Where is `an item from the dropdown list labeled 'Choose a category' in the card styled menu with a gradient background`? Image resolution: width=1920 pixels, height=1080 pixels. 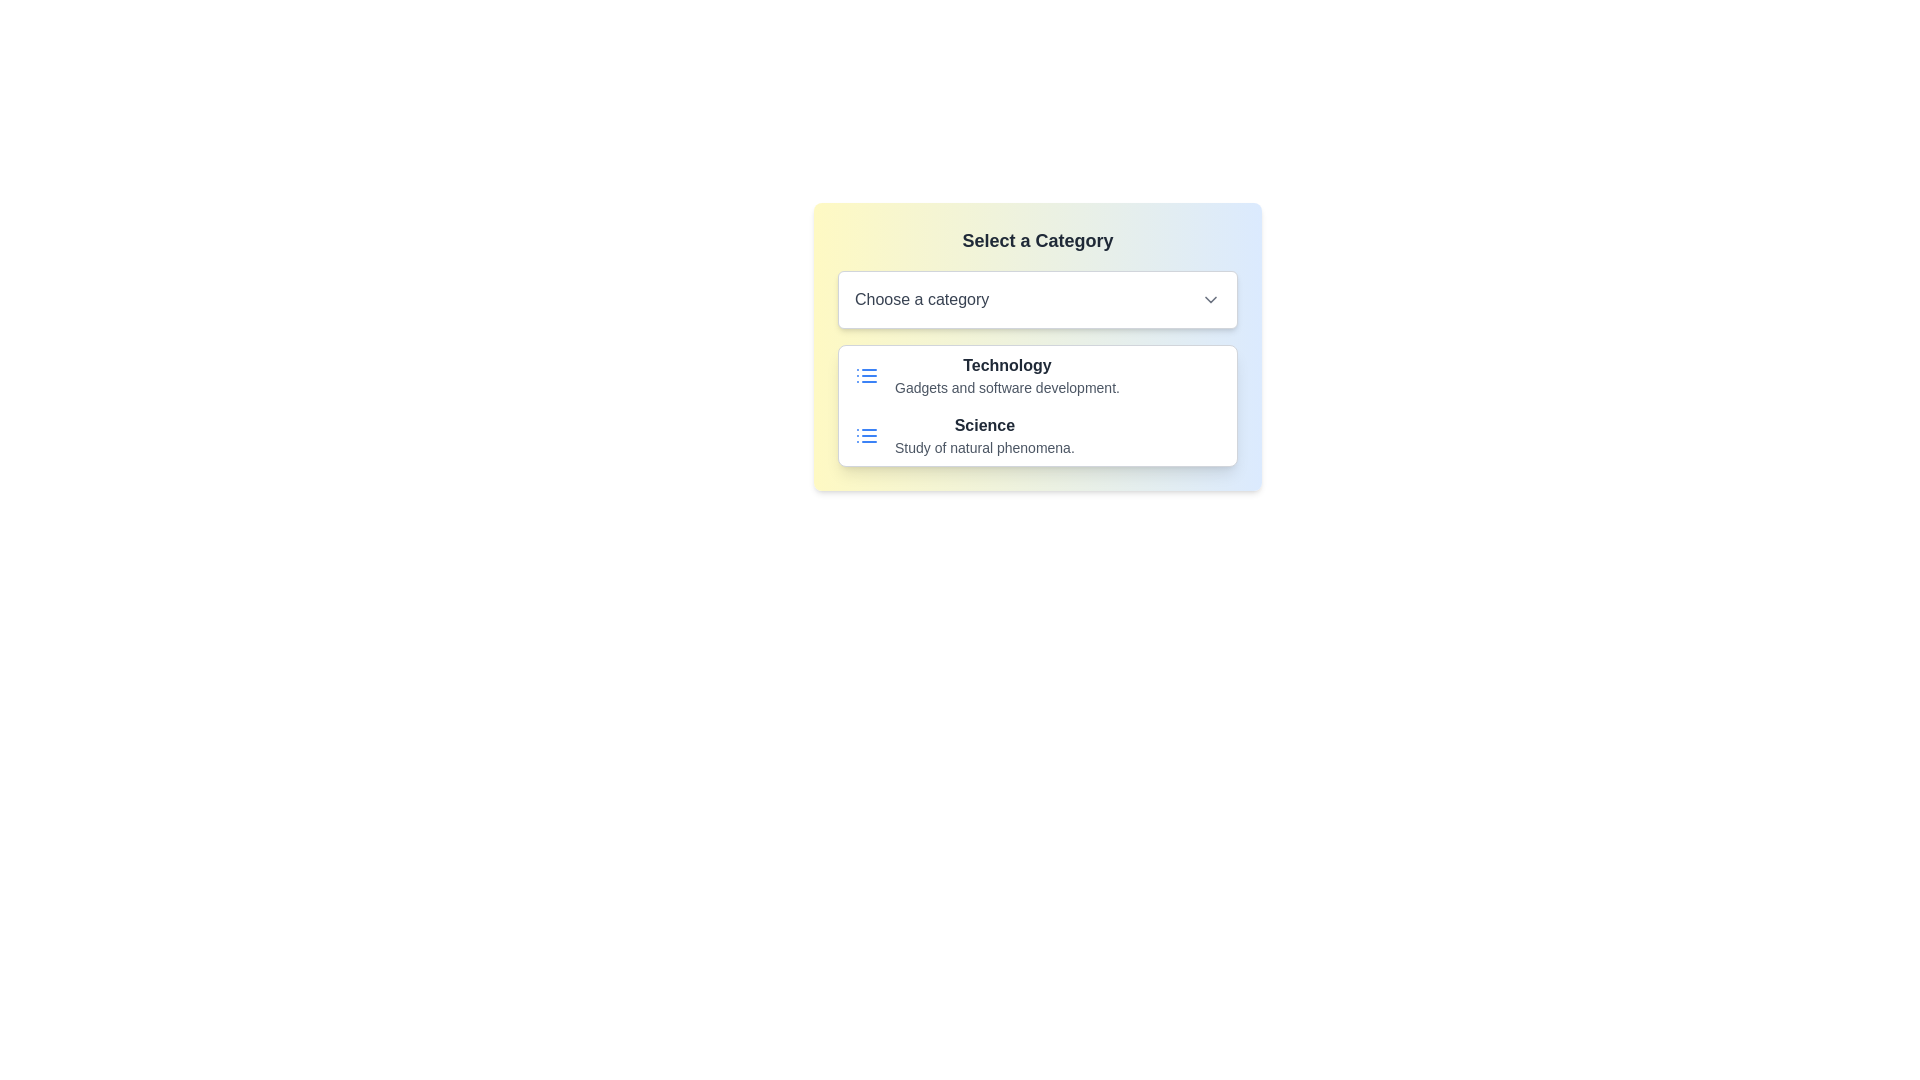
an item from the dropdown list labeled 'Choose a category' in the card styled menu with a gradient background is located at coordinates (1037, 346).